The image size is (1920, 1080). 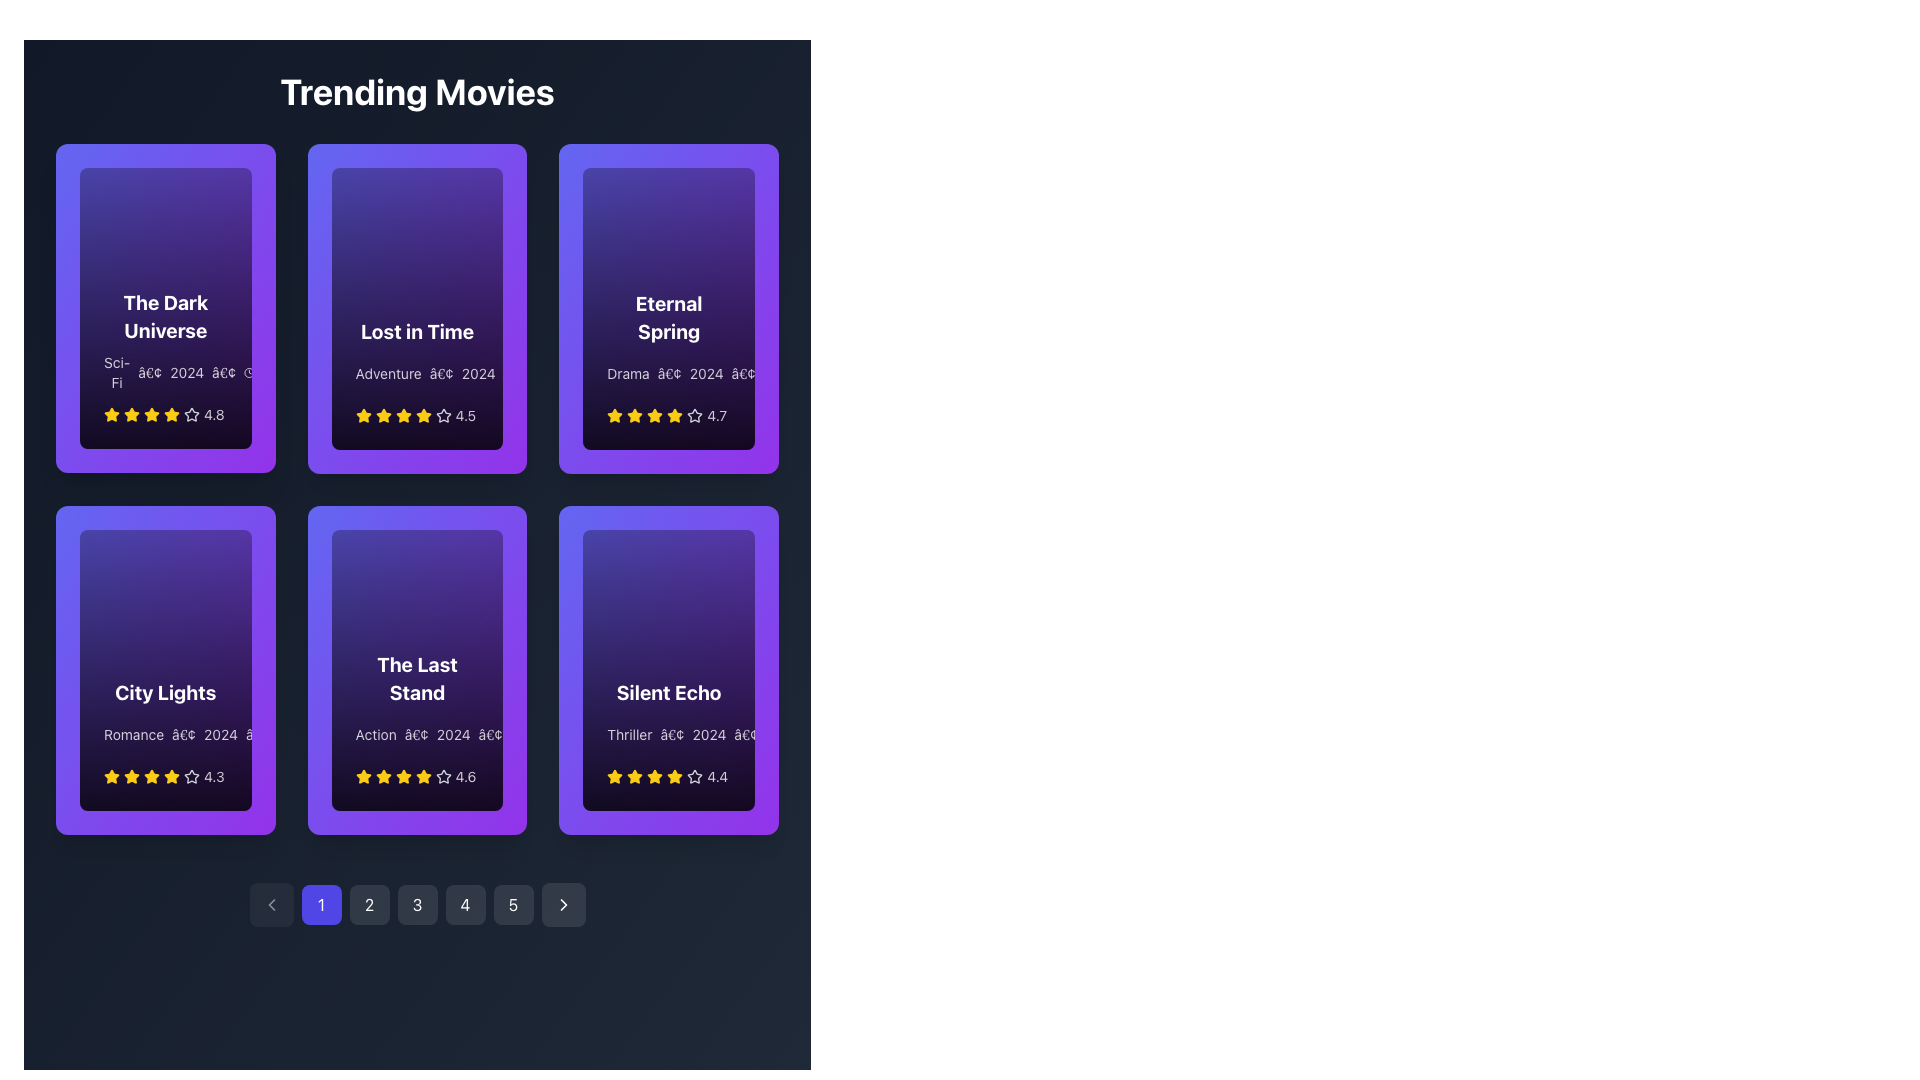 What do you see at coordinates (131, 414) in the screenshot?
I see `the third star icon indicating the rating for the movie 'The Dark Universe', located in the first card on the first row` at bounding box center [131, 414].